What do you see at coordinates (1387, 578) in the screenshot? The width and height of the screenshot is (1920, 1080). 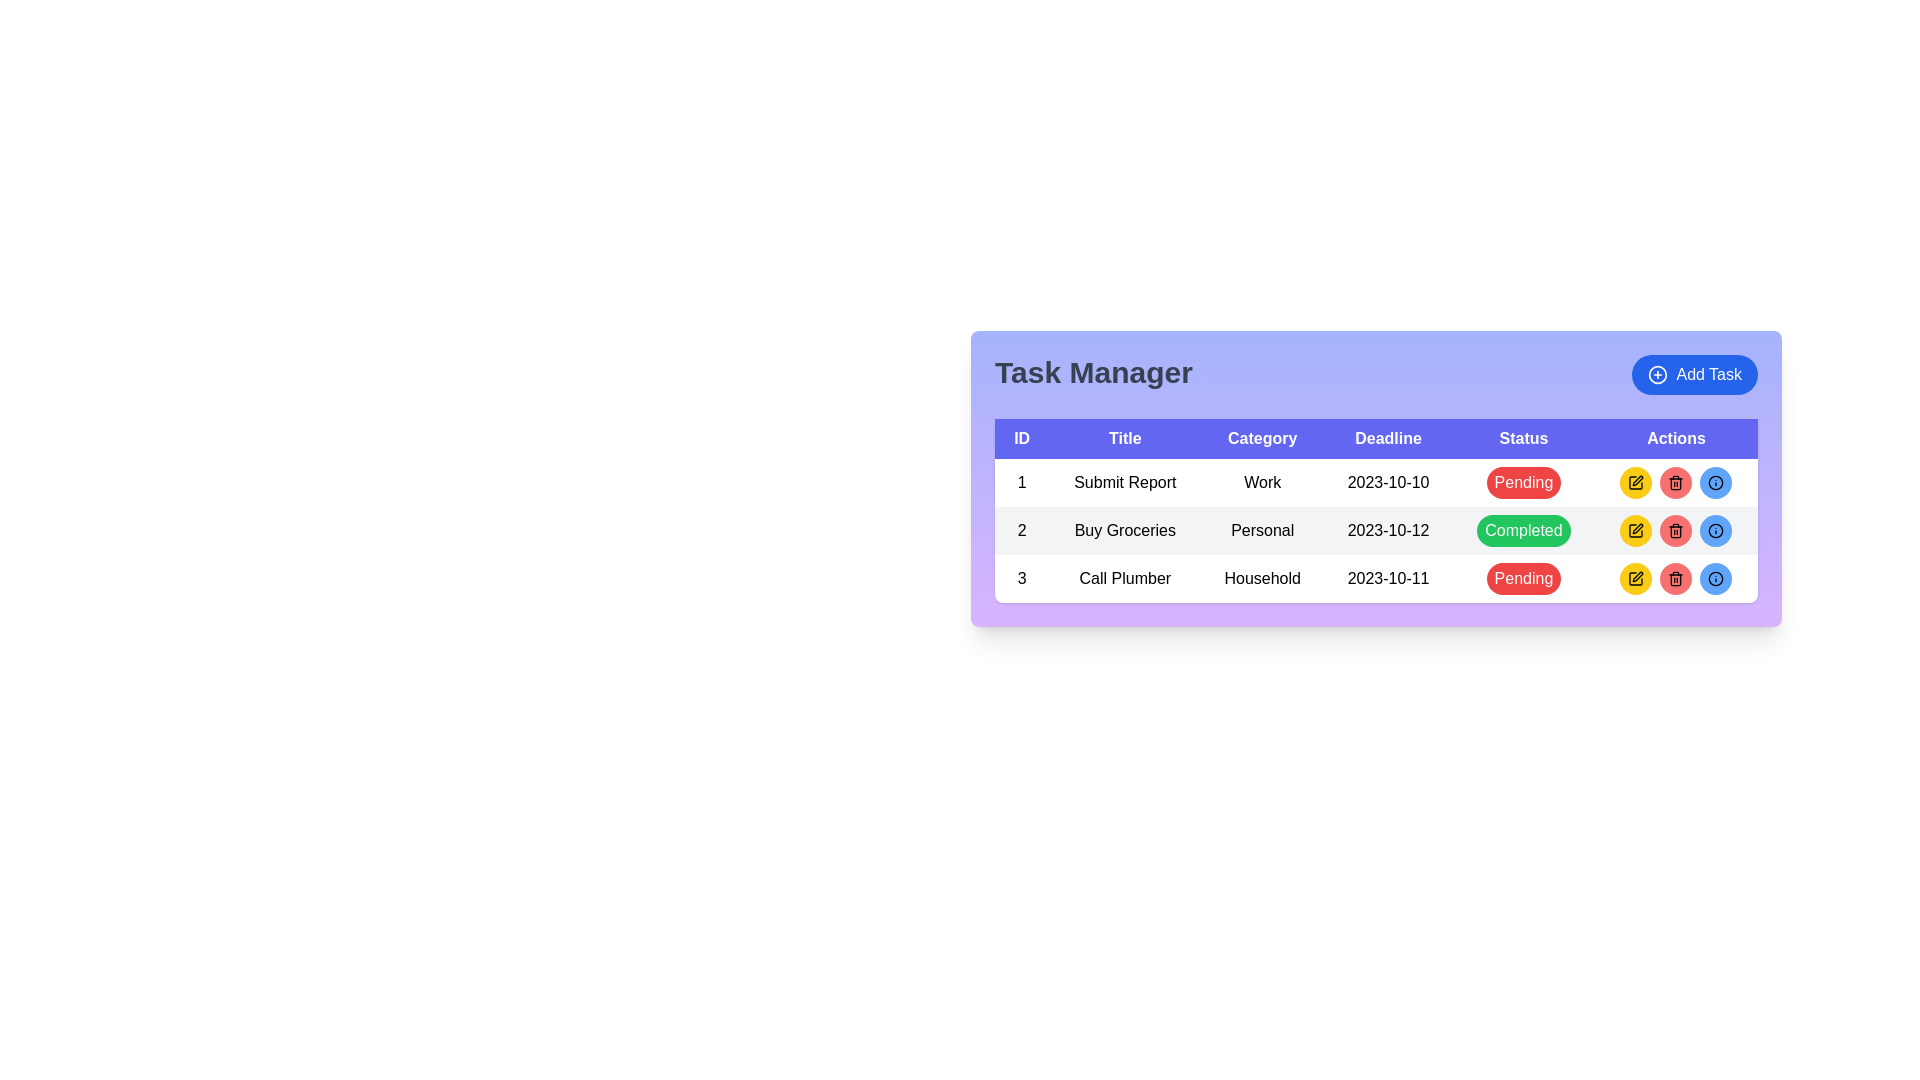 I see `text displaying '2023-10-11' located in the fourth column of the third row in the data table, styled with a clean, sans-serif black font against a white background` at bounding box center [1387, 578].